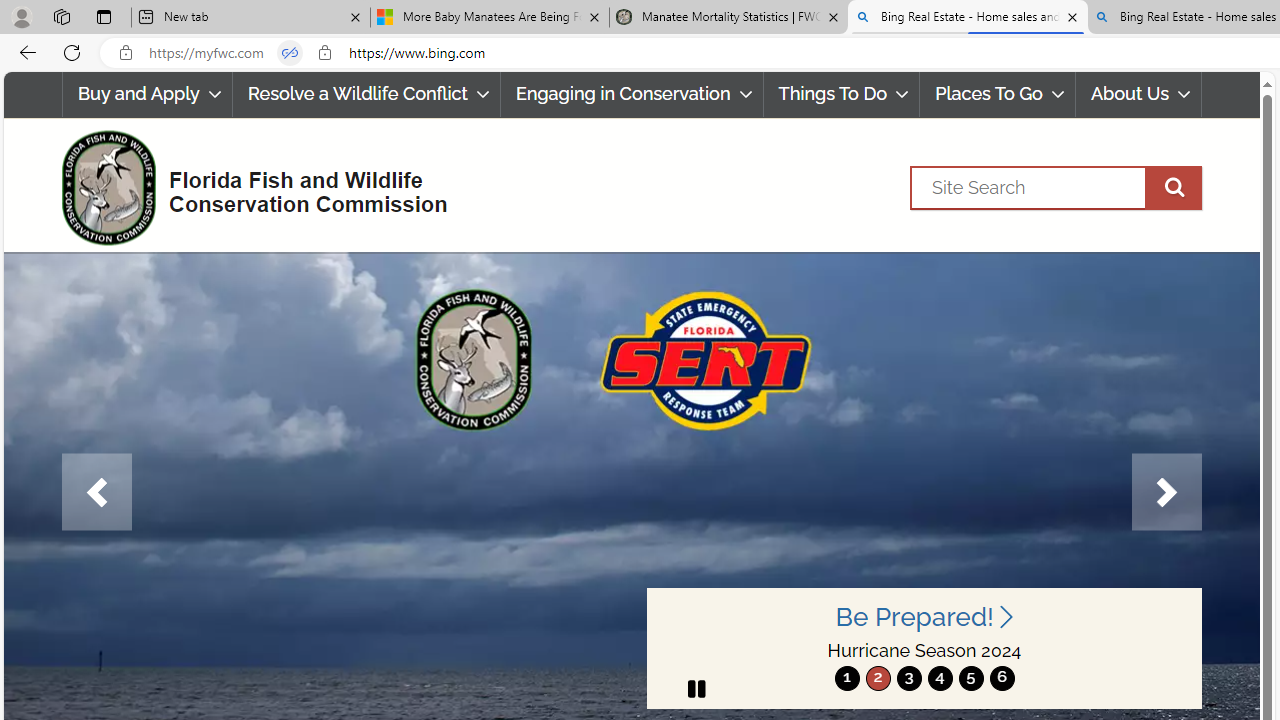 This screenshot has width=1280, height=720. What do you see at coordinates (288, 52) in the screenshot?
I see `'Tabs in split screen'` at bounding box center [288, 52].